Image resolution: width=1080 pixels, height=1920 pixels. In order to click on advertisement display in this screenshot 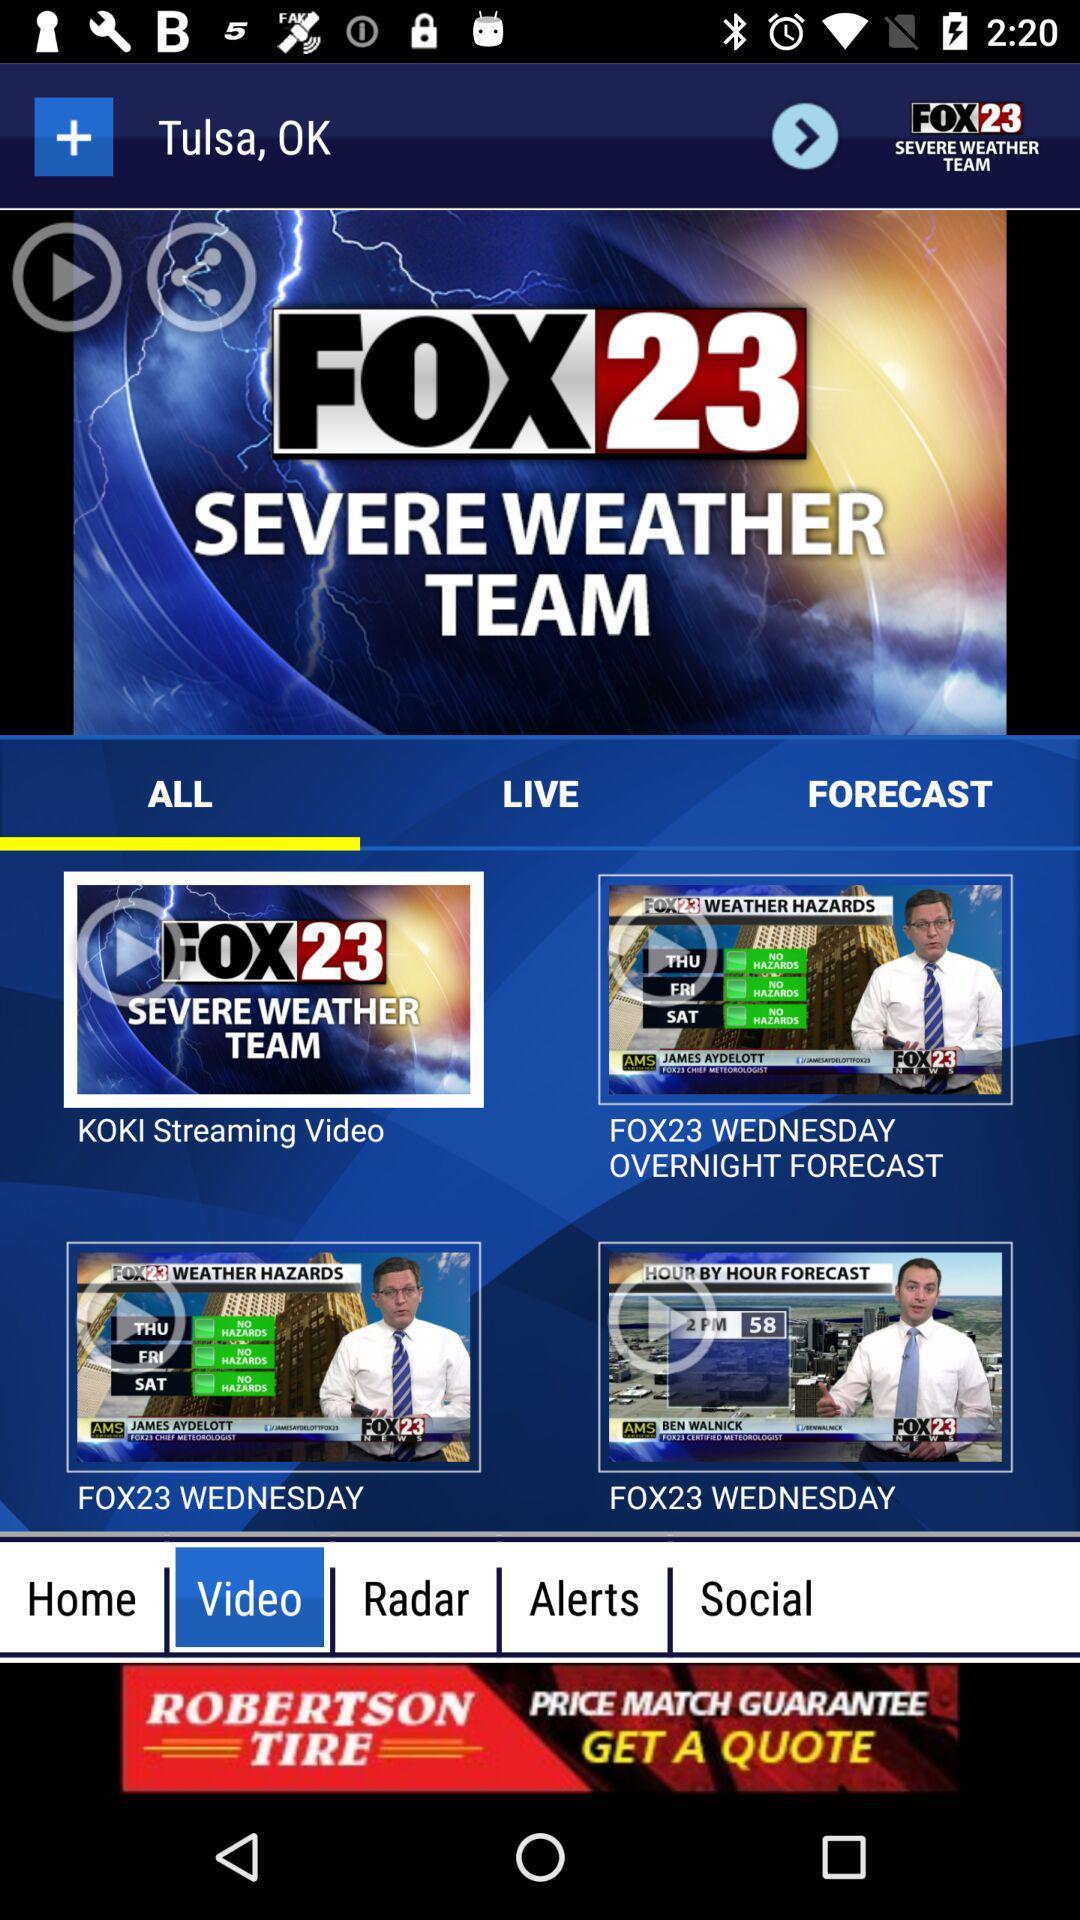, I will do `click(540, 1727)`.